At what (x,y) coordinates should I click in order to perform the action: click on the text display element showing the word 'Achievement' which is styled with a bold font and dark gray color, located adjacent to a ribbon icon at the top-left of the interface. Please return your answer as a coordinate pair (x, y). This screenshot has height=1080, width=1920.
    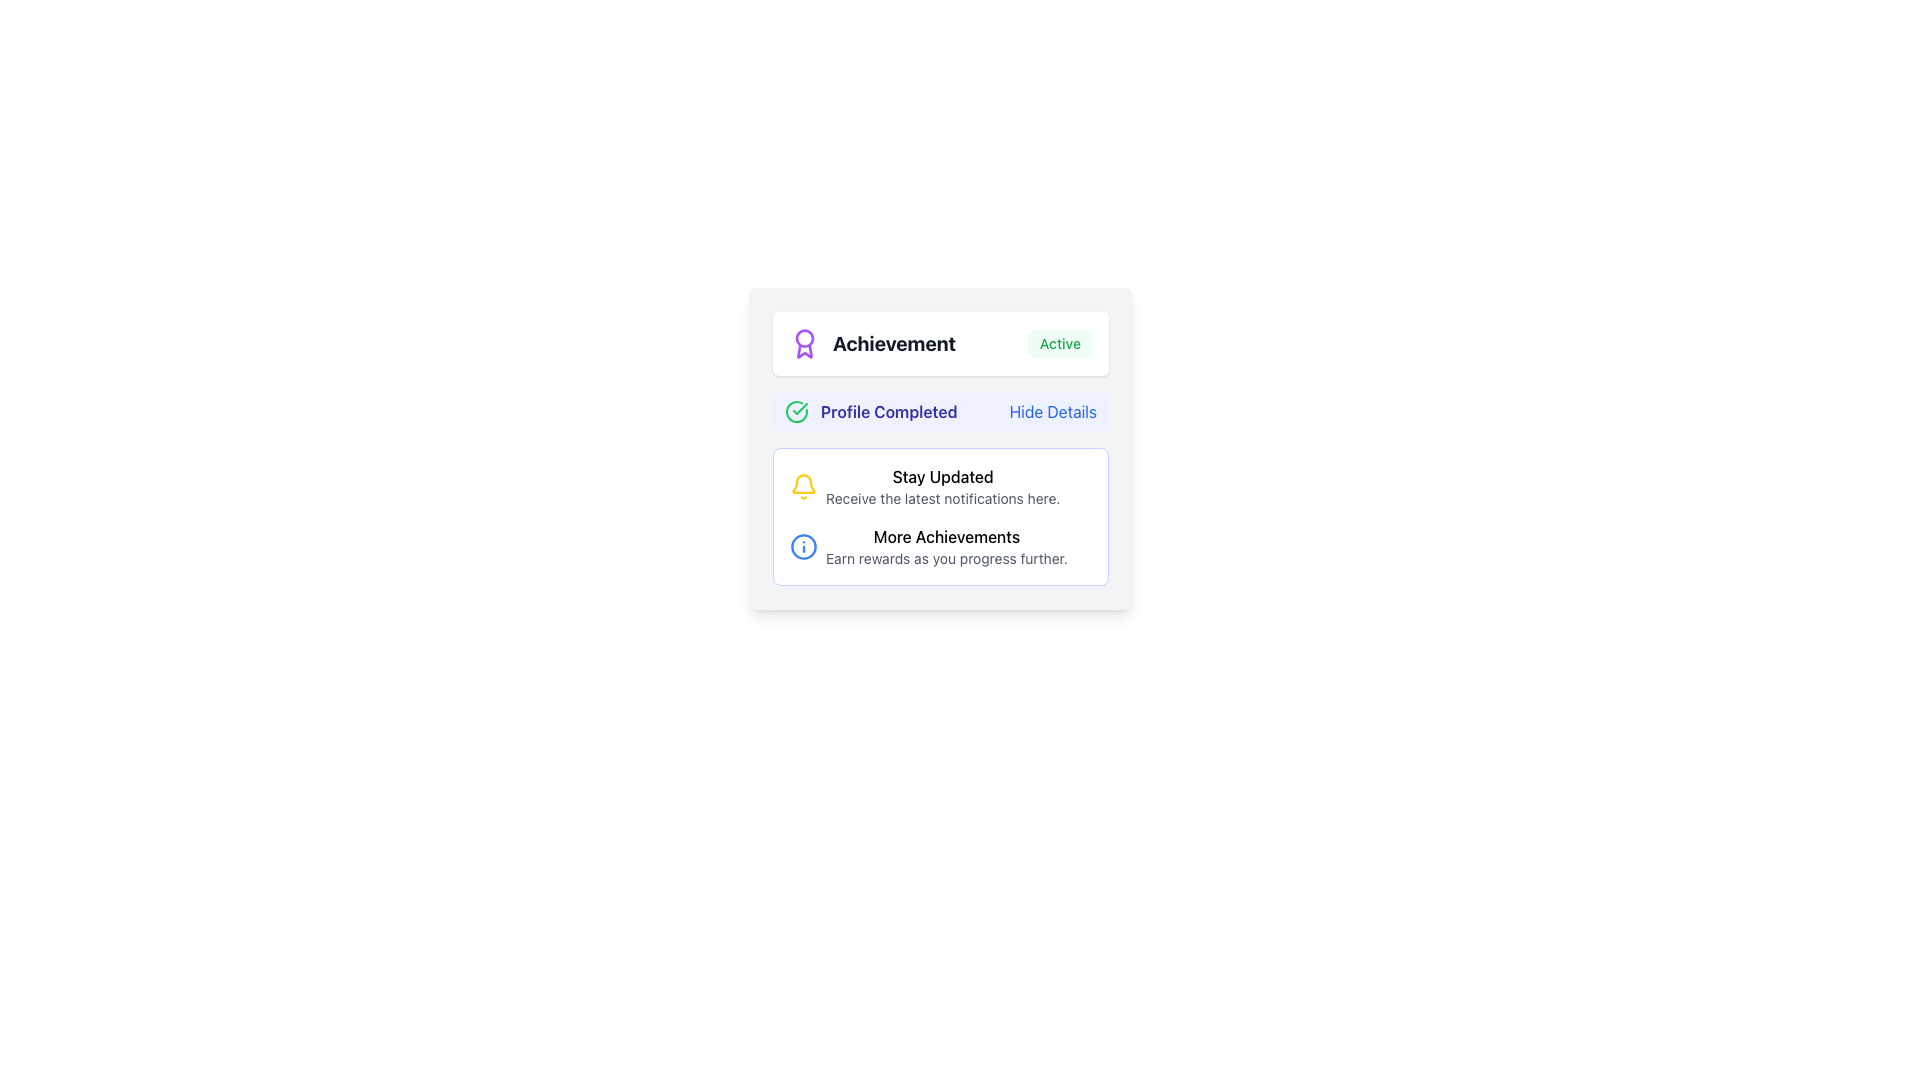
    Looking at the image, I should click on (893, 342).